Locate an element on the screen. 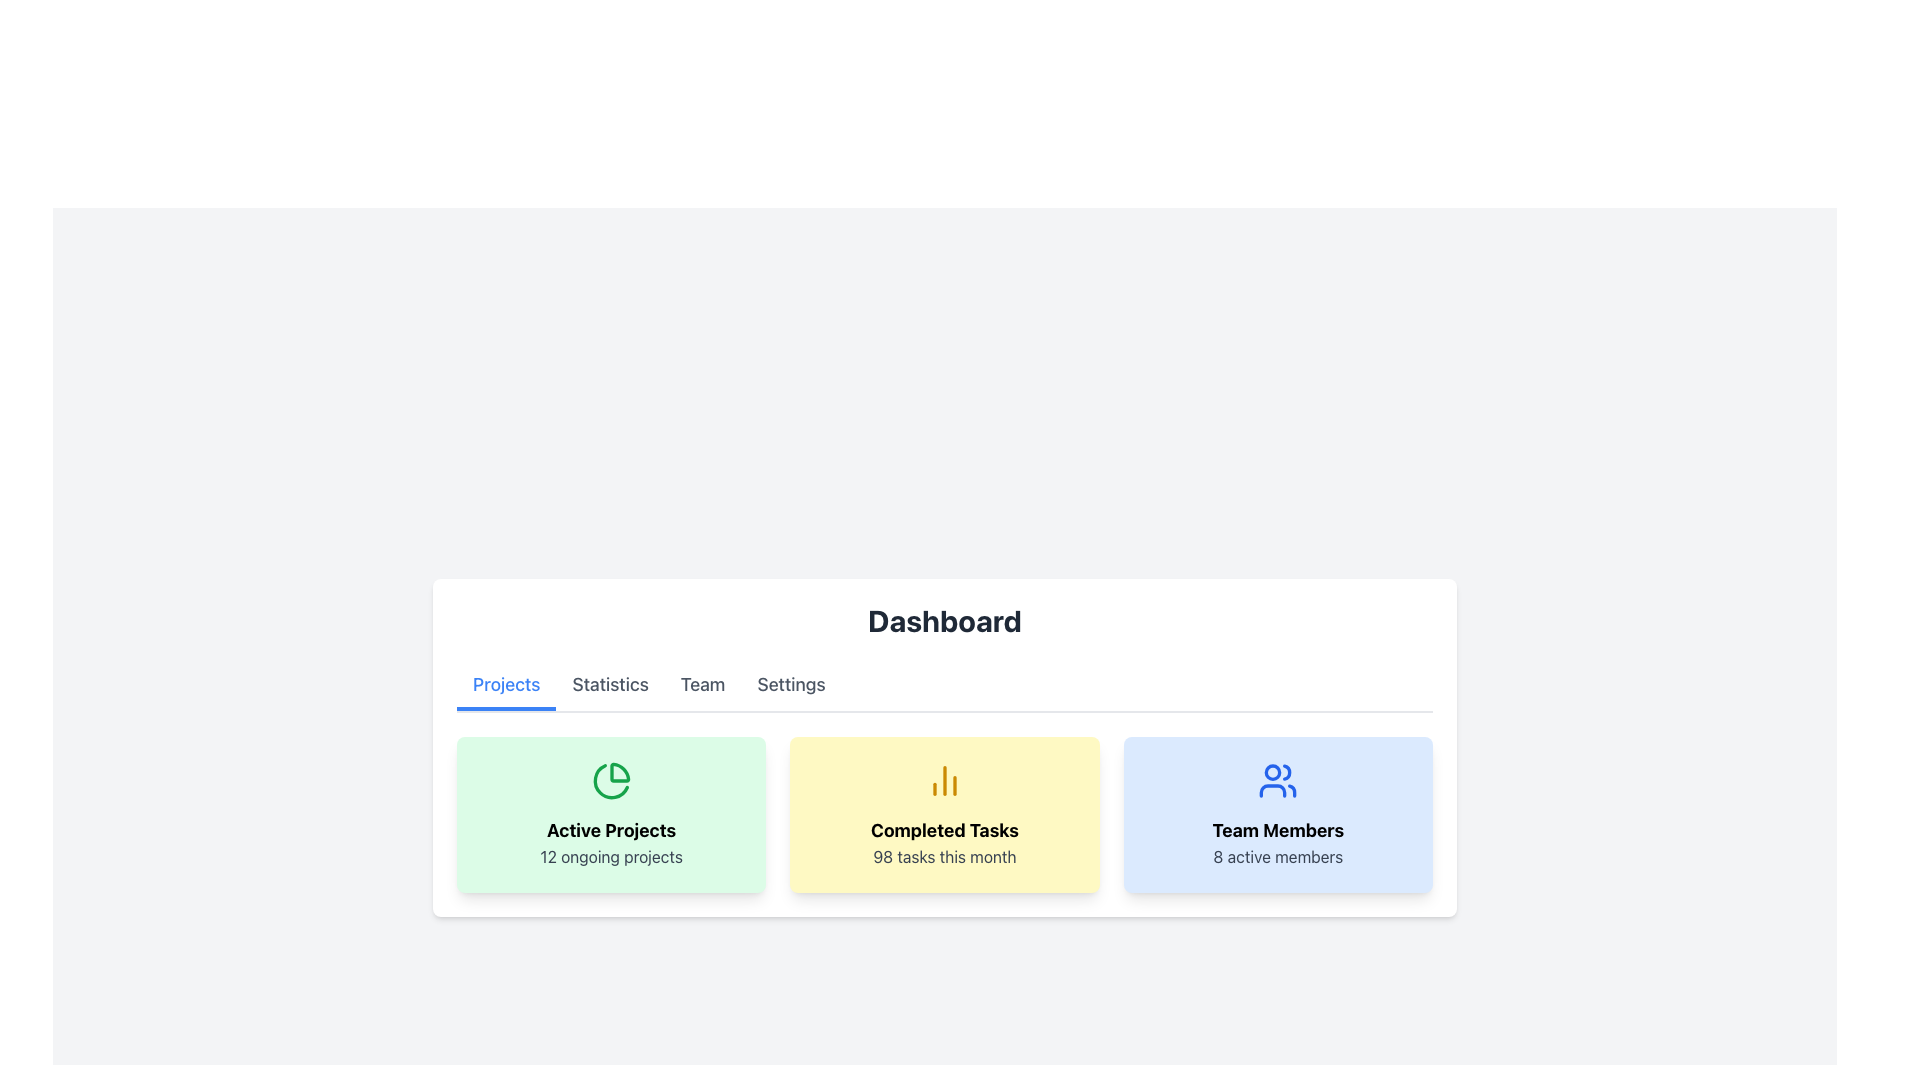 This screenshot has height=1080, width=1920. the text element displaying '12 ongoing projects' in a gray color within a light green background box, located under 'Active Projects' is located at coordinates (610, 855).